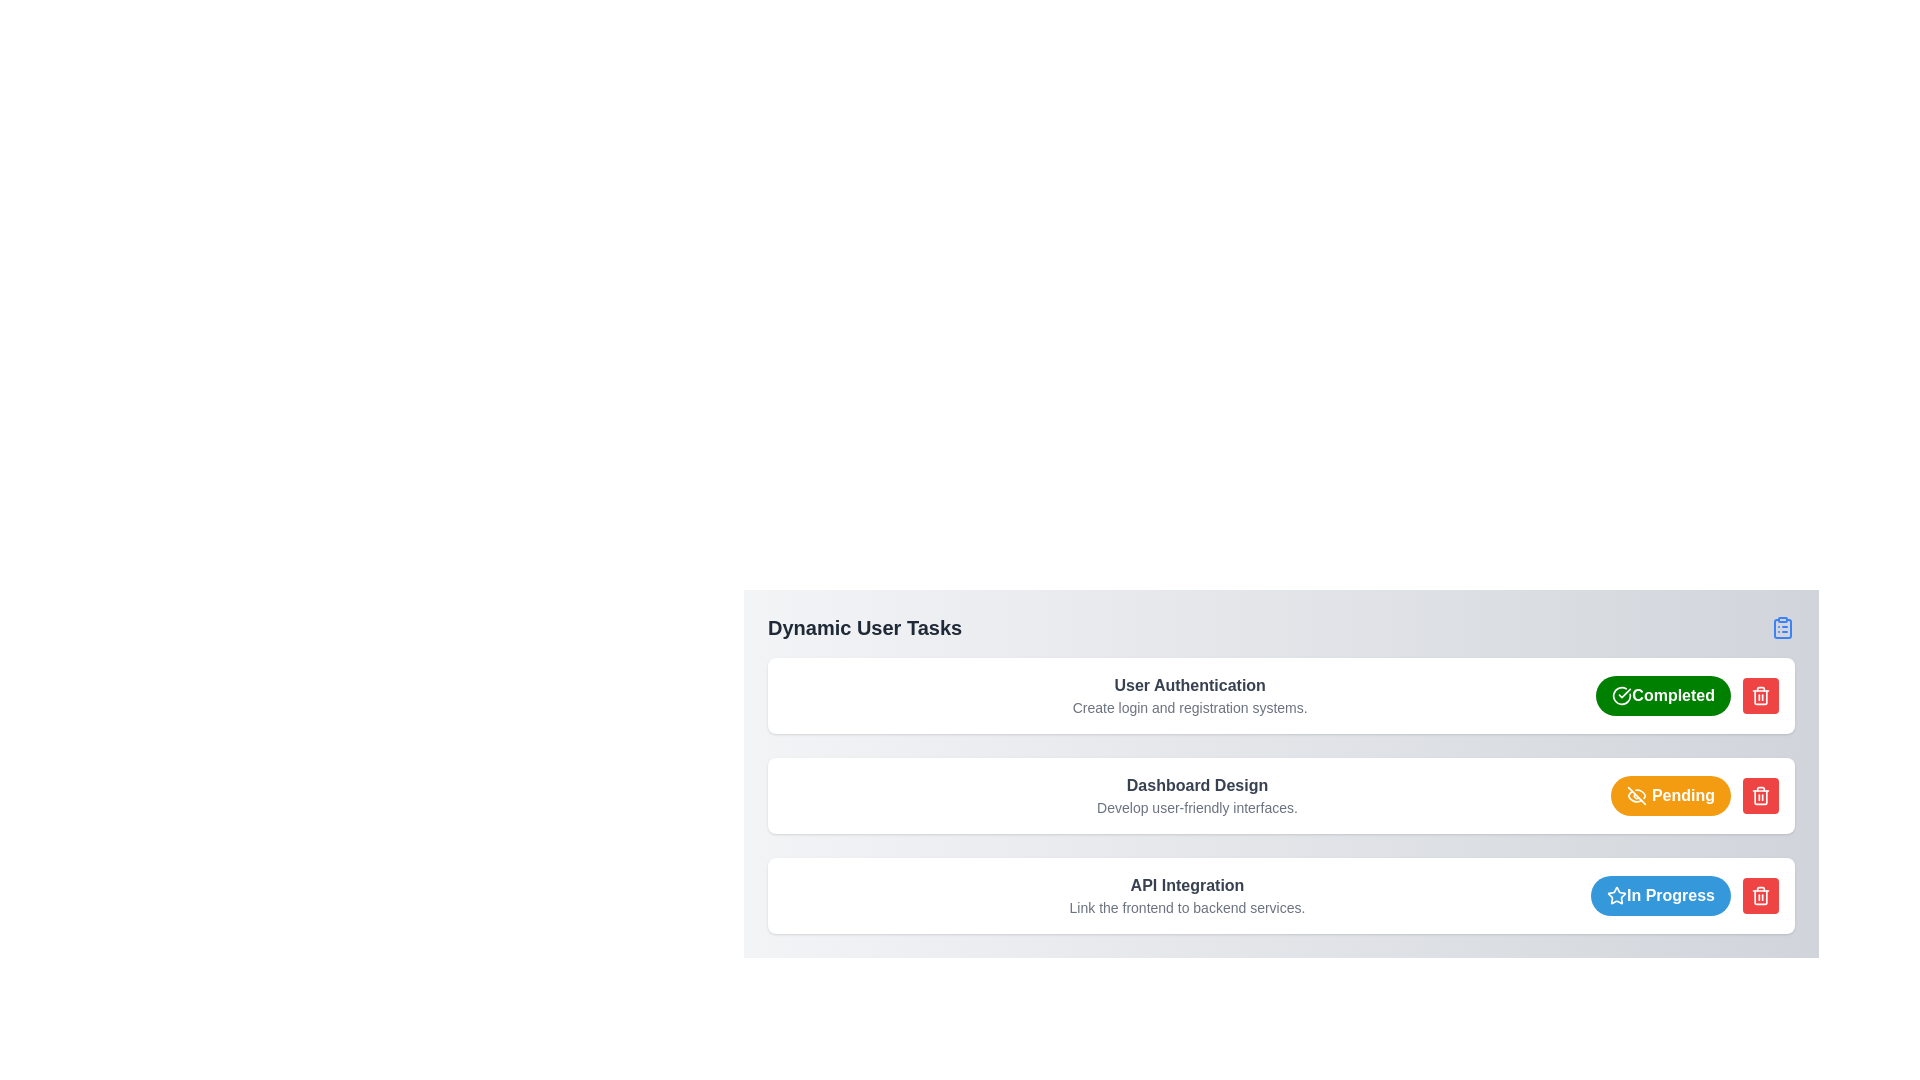 Image resolution: width=1920 pixels, height=1080 pixels. What do you see at coordinates (1761, 794) in the screenshot?
I see `the delete button located on the rightmost side of the row labeled 'Dashboard Design' to view options` at bounding box center [1761, 794].